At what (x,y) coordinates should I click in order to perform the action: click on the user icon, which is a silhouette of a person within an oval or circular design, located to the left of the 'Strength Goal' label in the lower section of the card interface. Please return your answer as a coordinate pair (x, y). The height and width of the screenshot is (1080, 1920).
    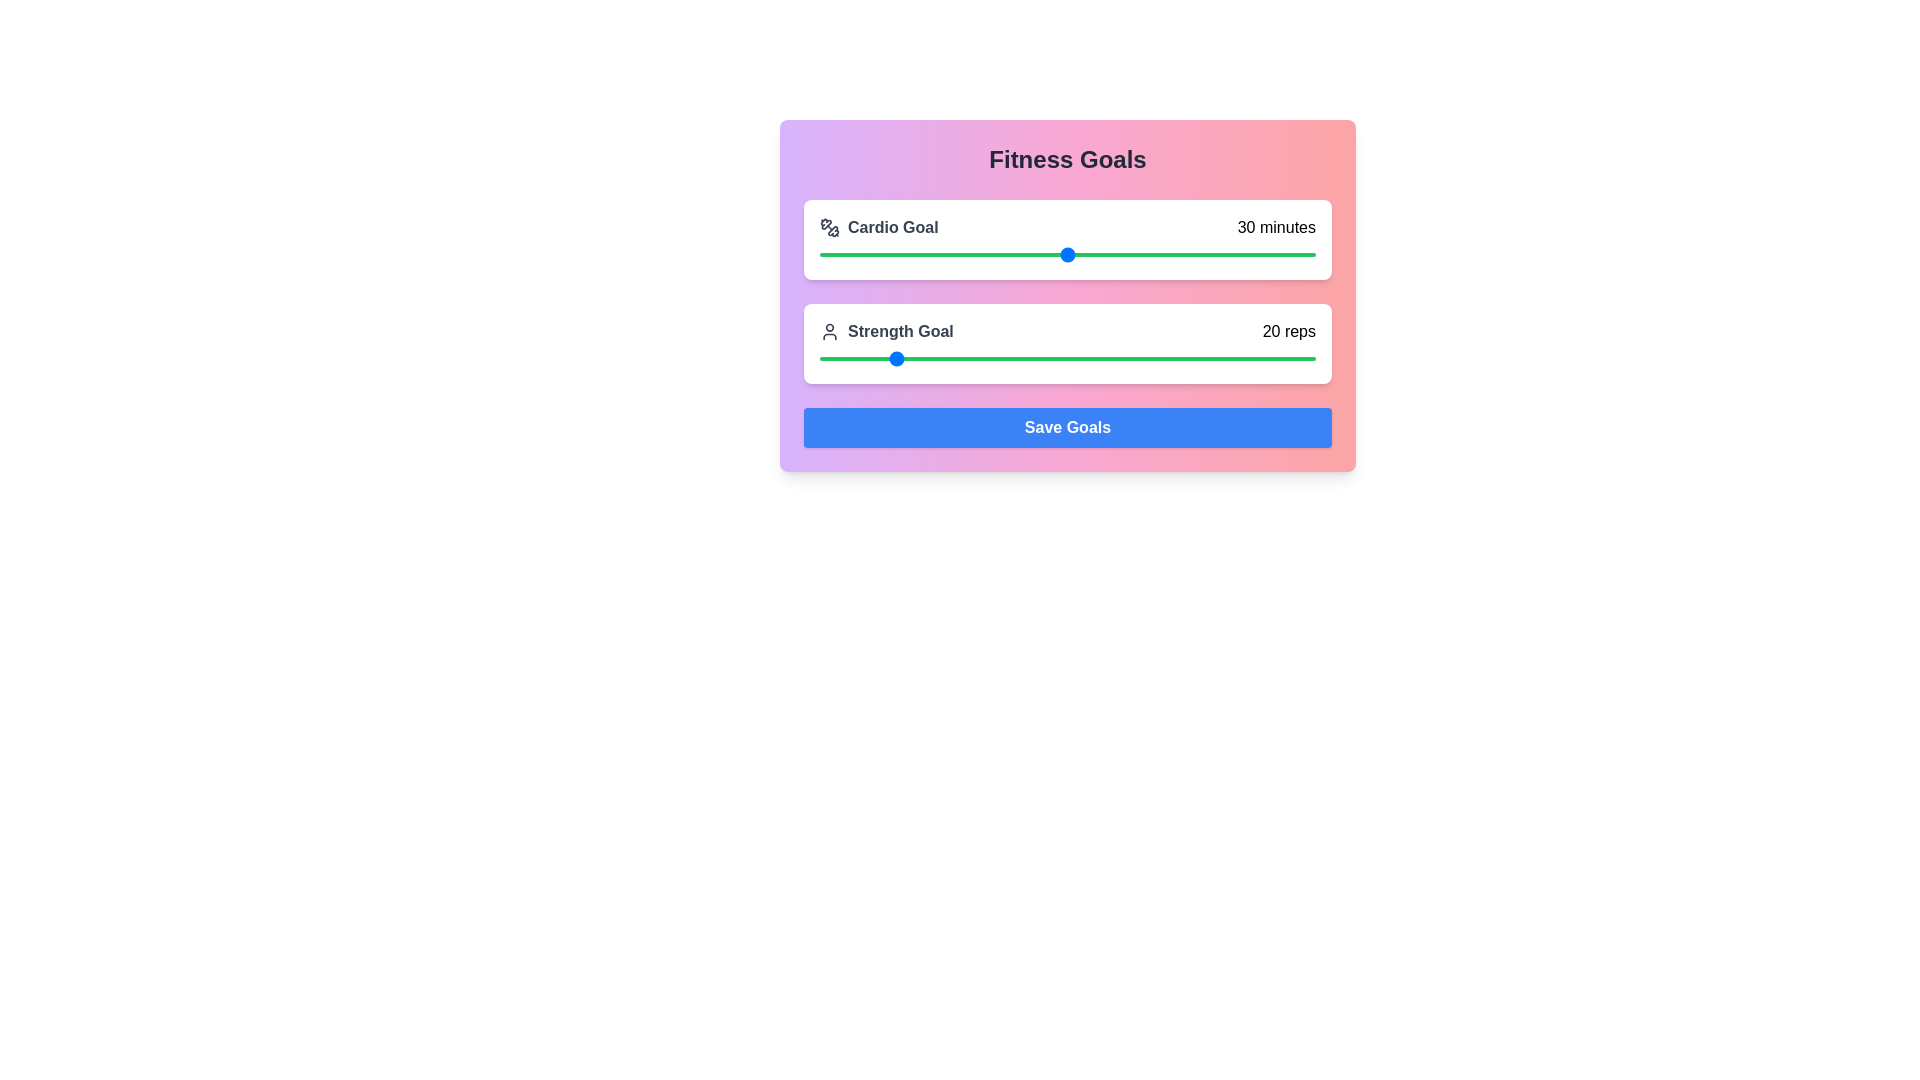
    Looking at the image, I should click on (830, 330).